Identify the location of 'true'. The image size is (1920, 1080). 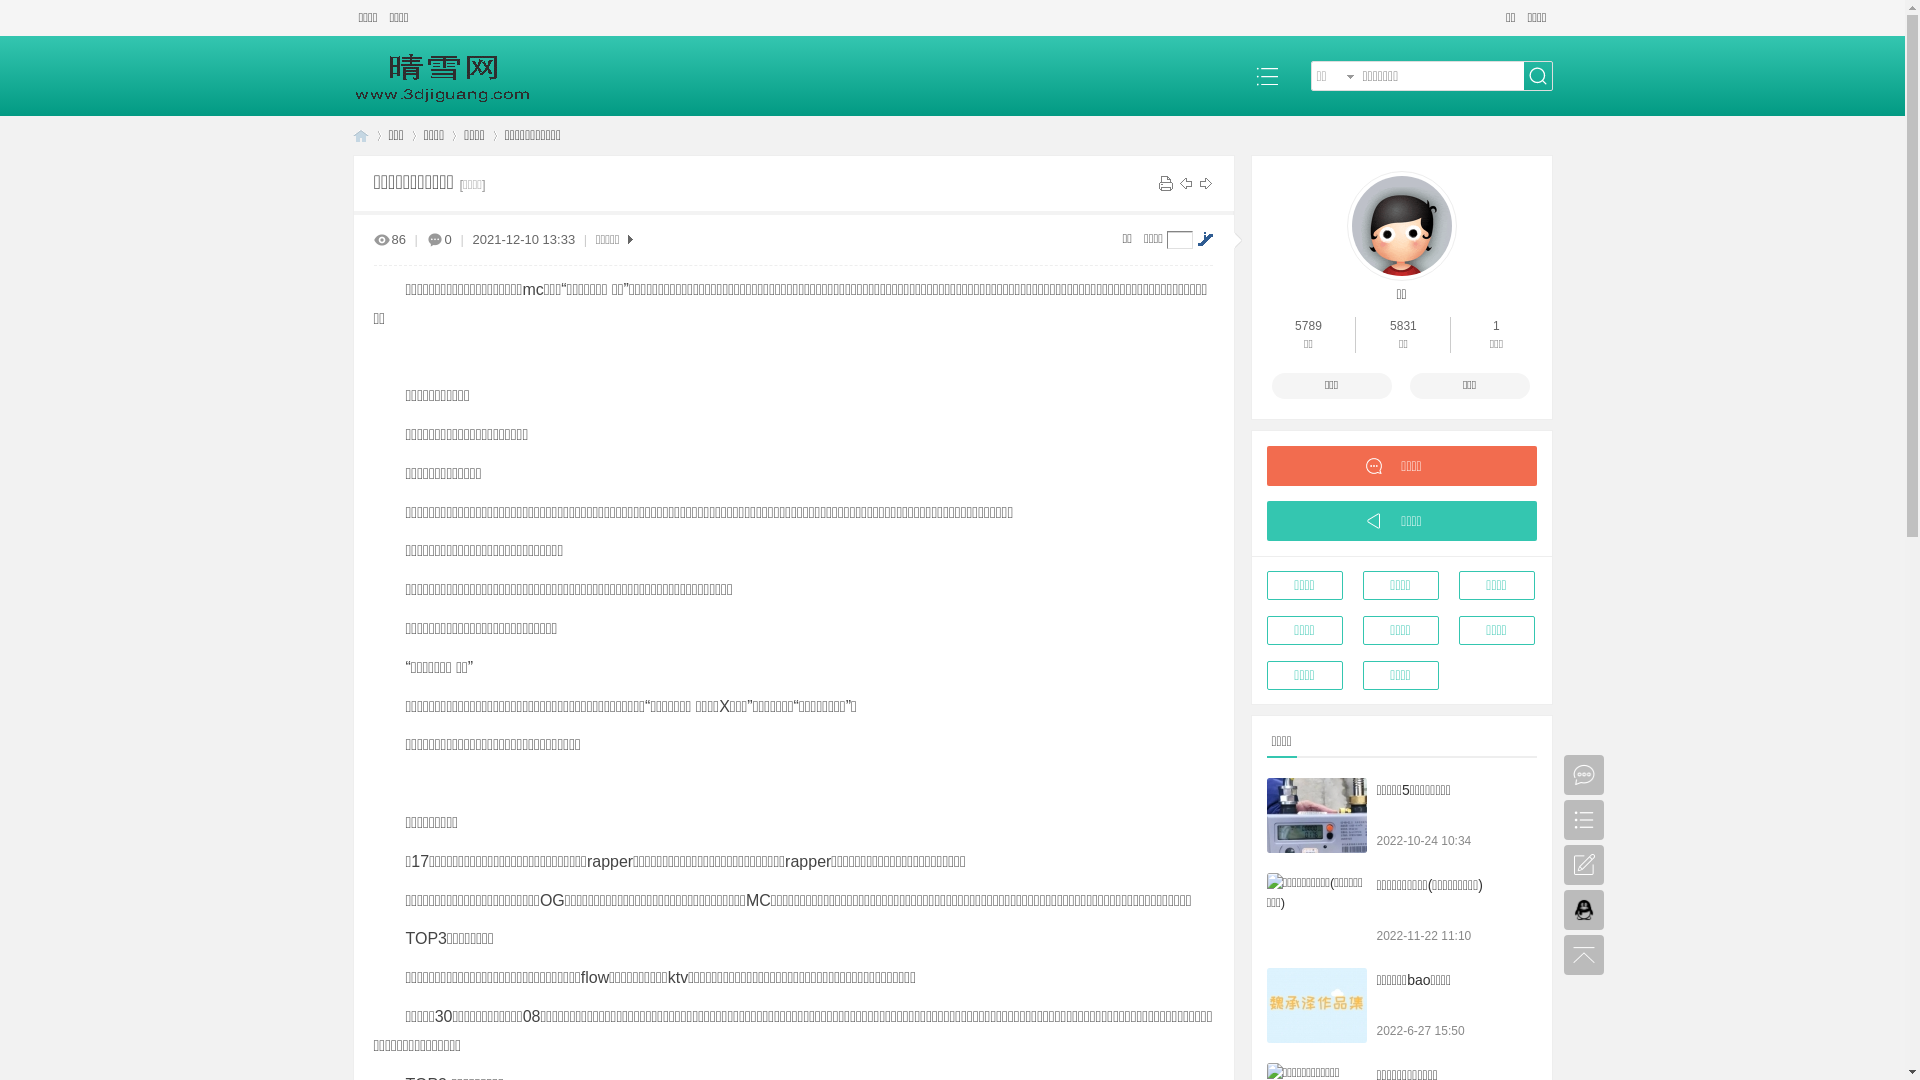
(1536, 74).